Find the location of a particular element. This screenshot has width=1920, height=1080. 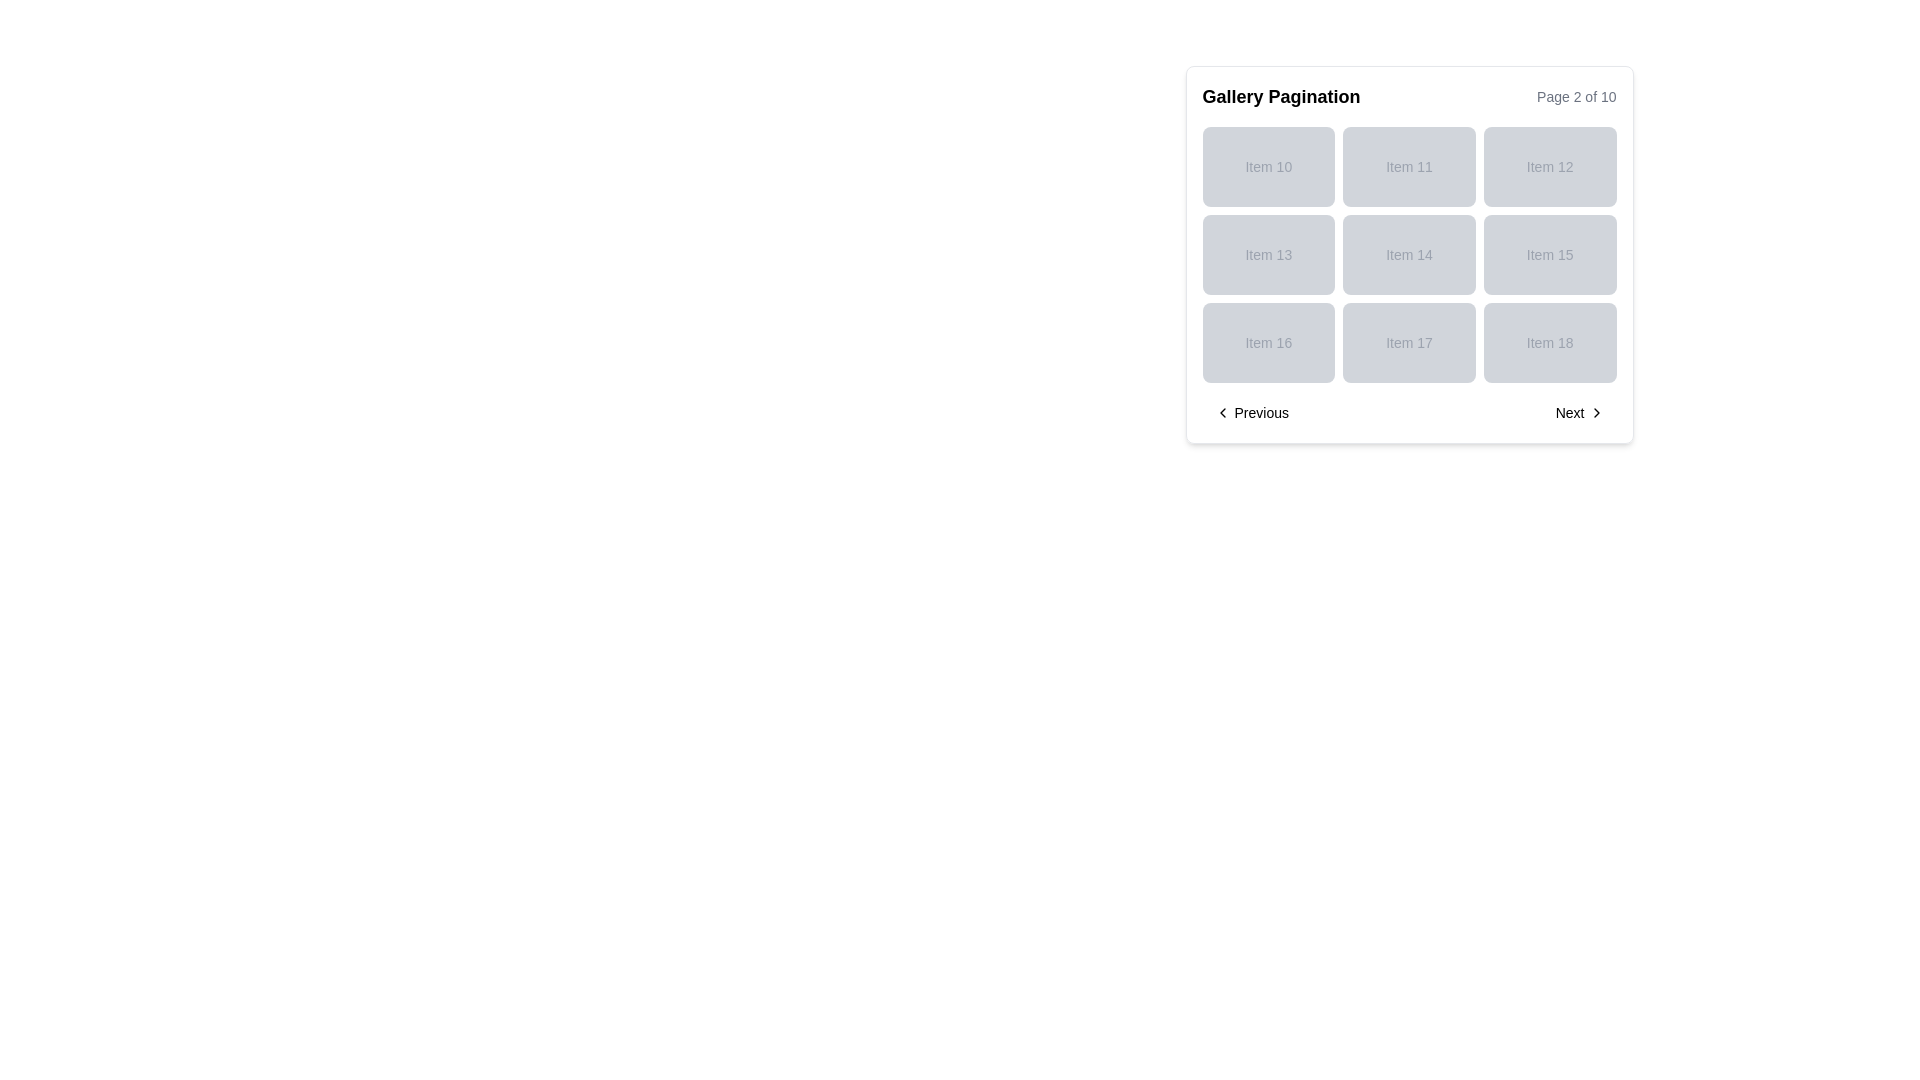

the static text element displaying the item description 'Item 17', which is a rectangular box with rounded corners and a gray background located in the third row, middle column of a 3-column grid layout is located at coordinates (1408, 342).